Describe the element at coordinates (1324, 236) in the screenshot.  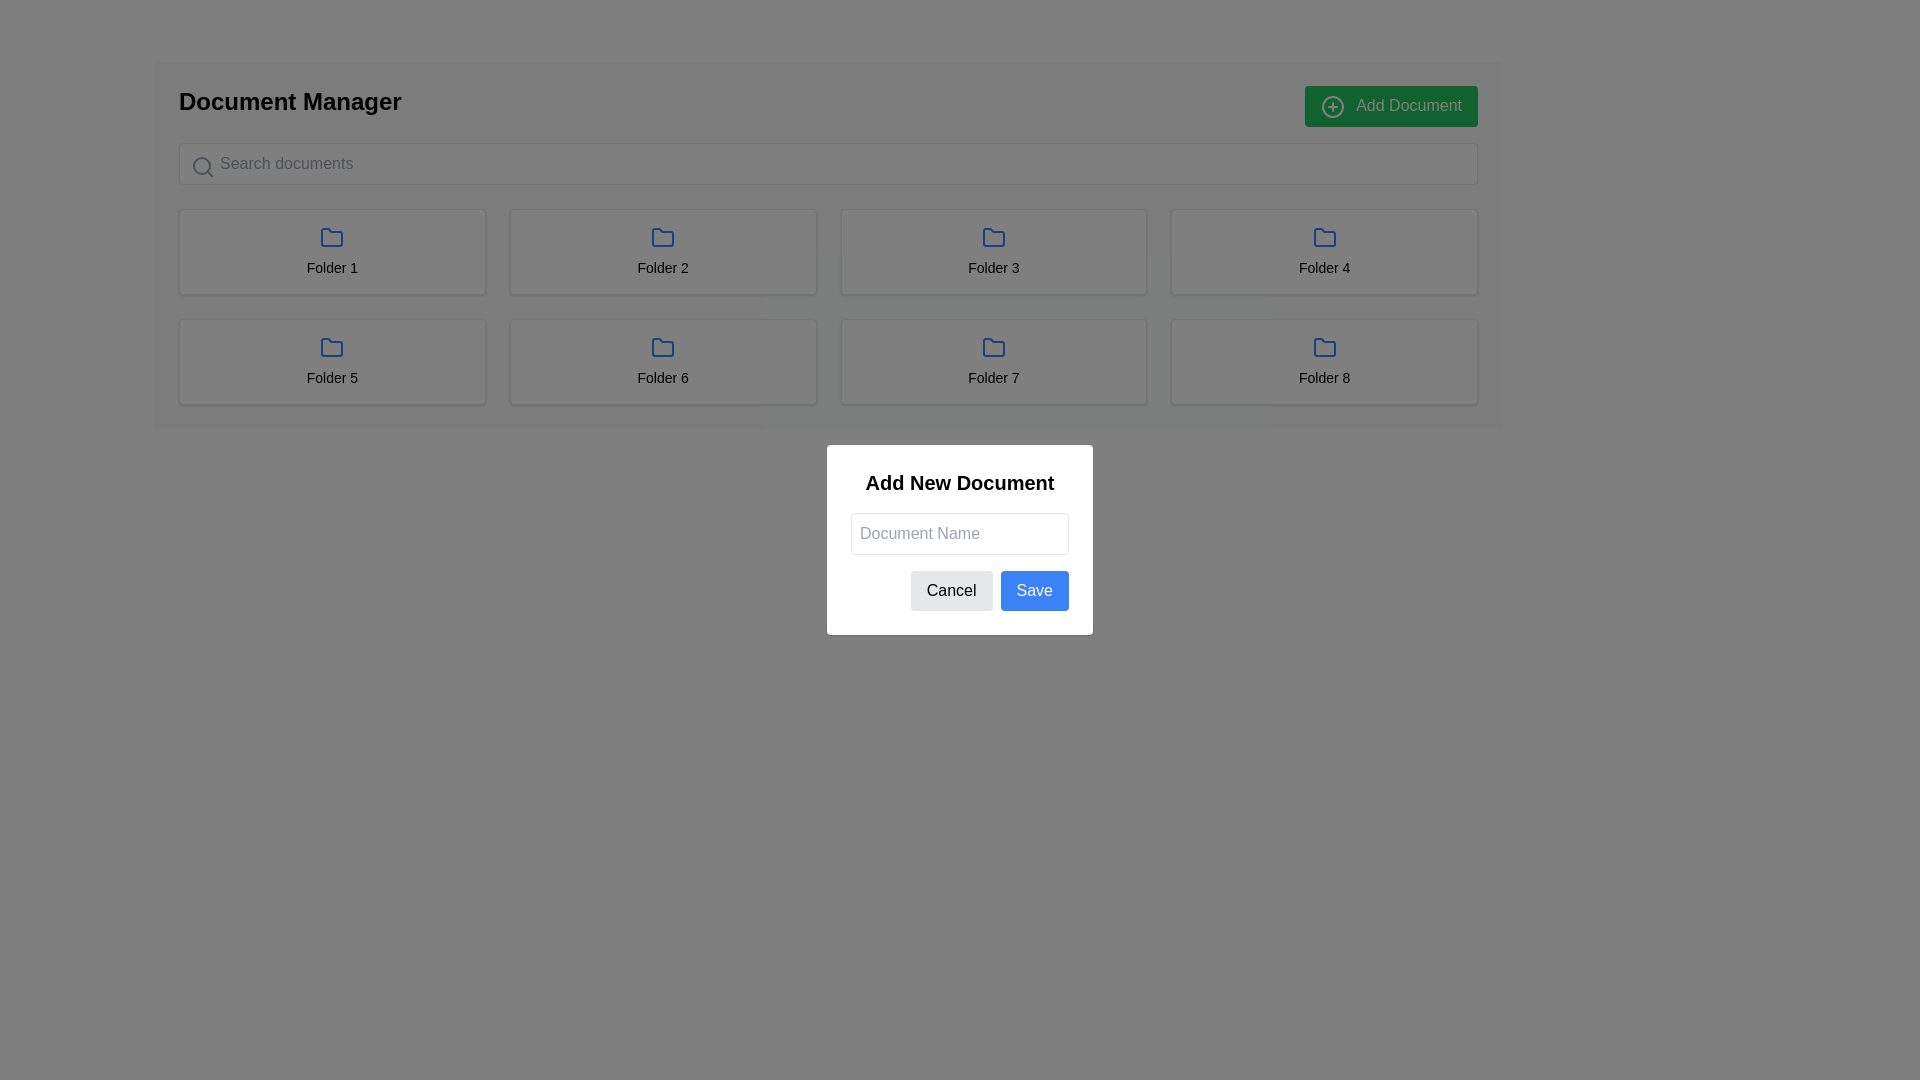
I see `the folder icon with a blue outline above the text label 'Folder 4'` at that location.